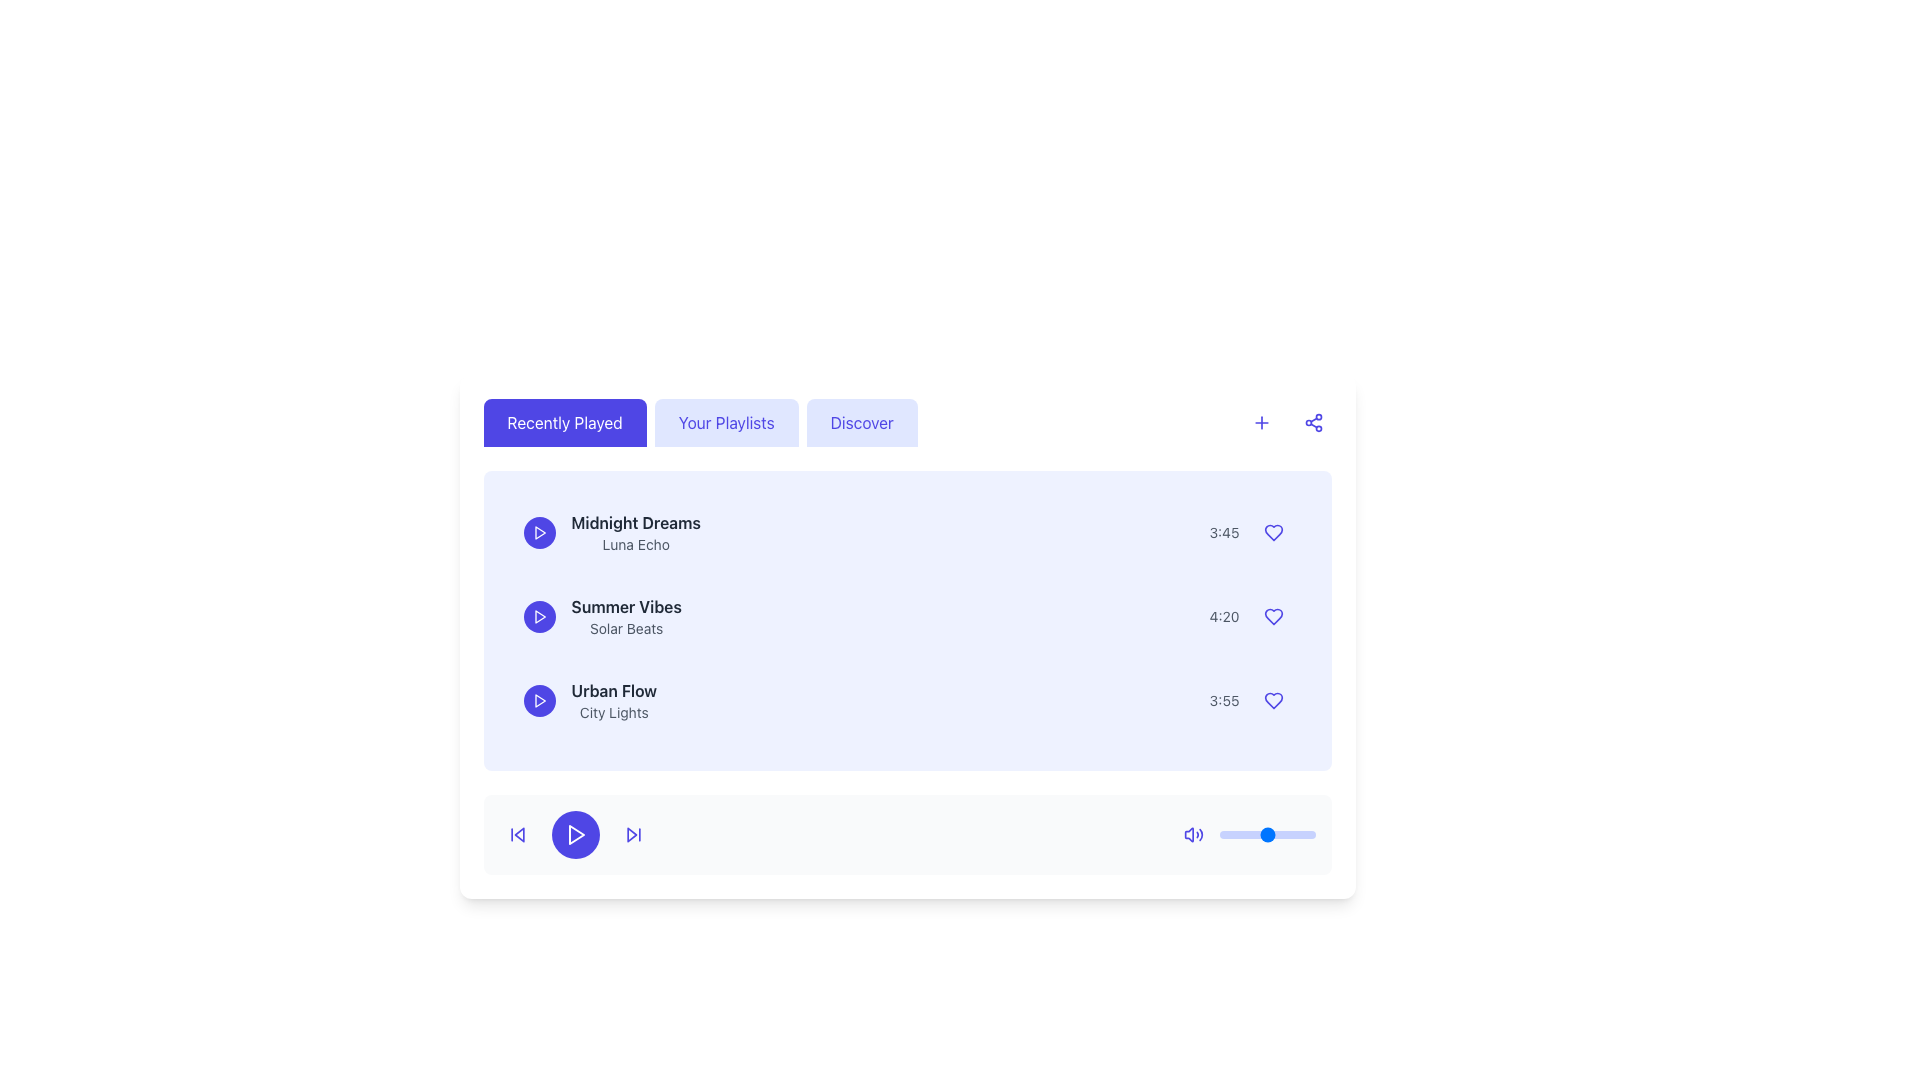  What do you see at coordinates (539, 616) in the screenshot?
I see `the play button located in the second row of the music list, directly preceding the text 'Summer Vibes' by 'Solar Beats' to initiate playback of the track` at bounding box center [539, 616].